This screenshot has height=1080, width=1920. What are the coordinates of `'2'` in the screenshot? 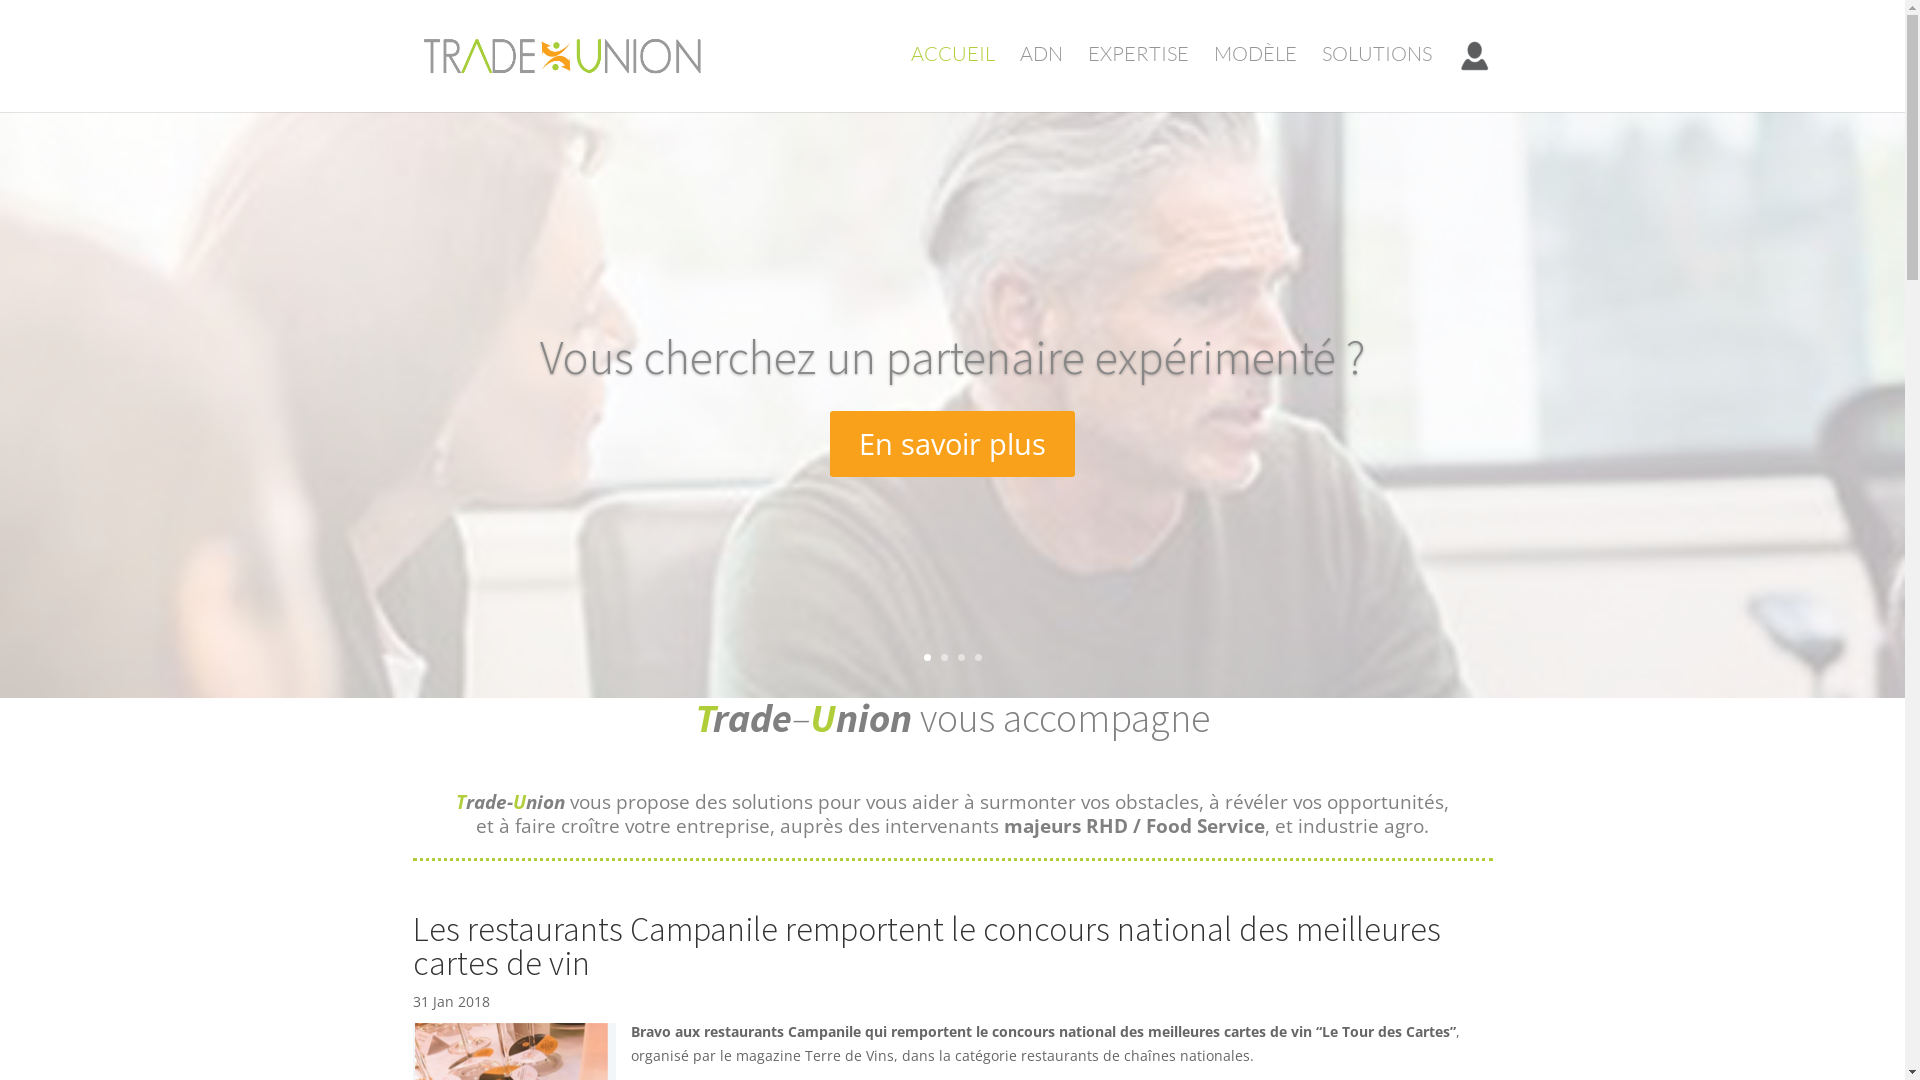 It's located at (942, 657).